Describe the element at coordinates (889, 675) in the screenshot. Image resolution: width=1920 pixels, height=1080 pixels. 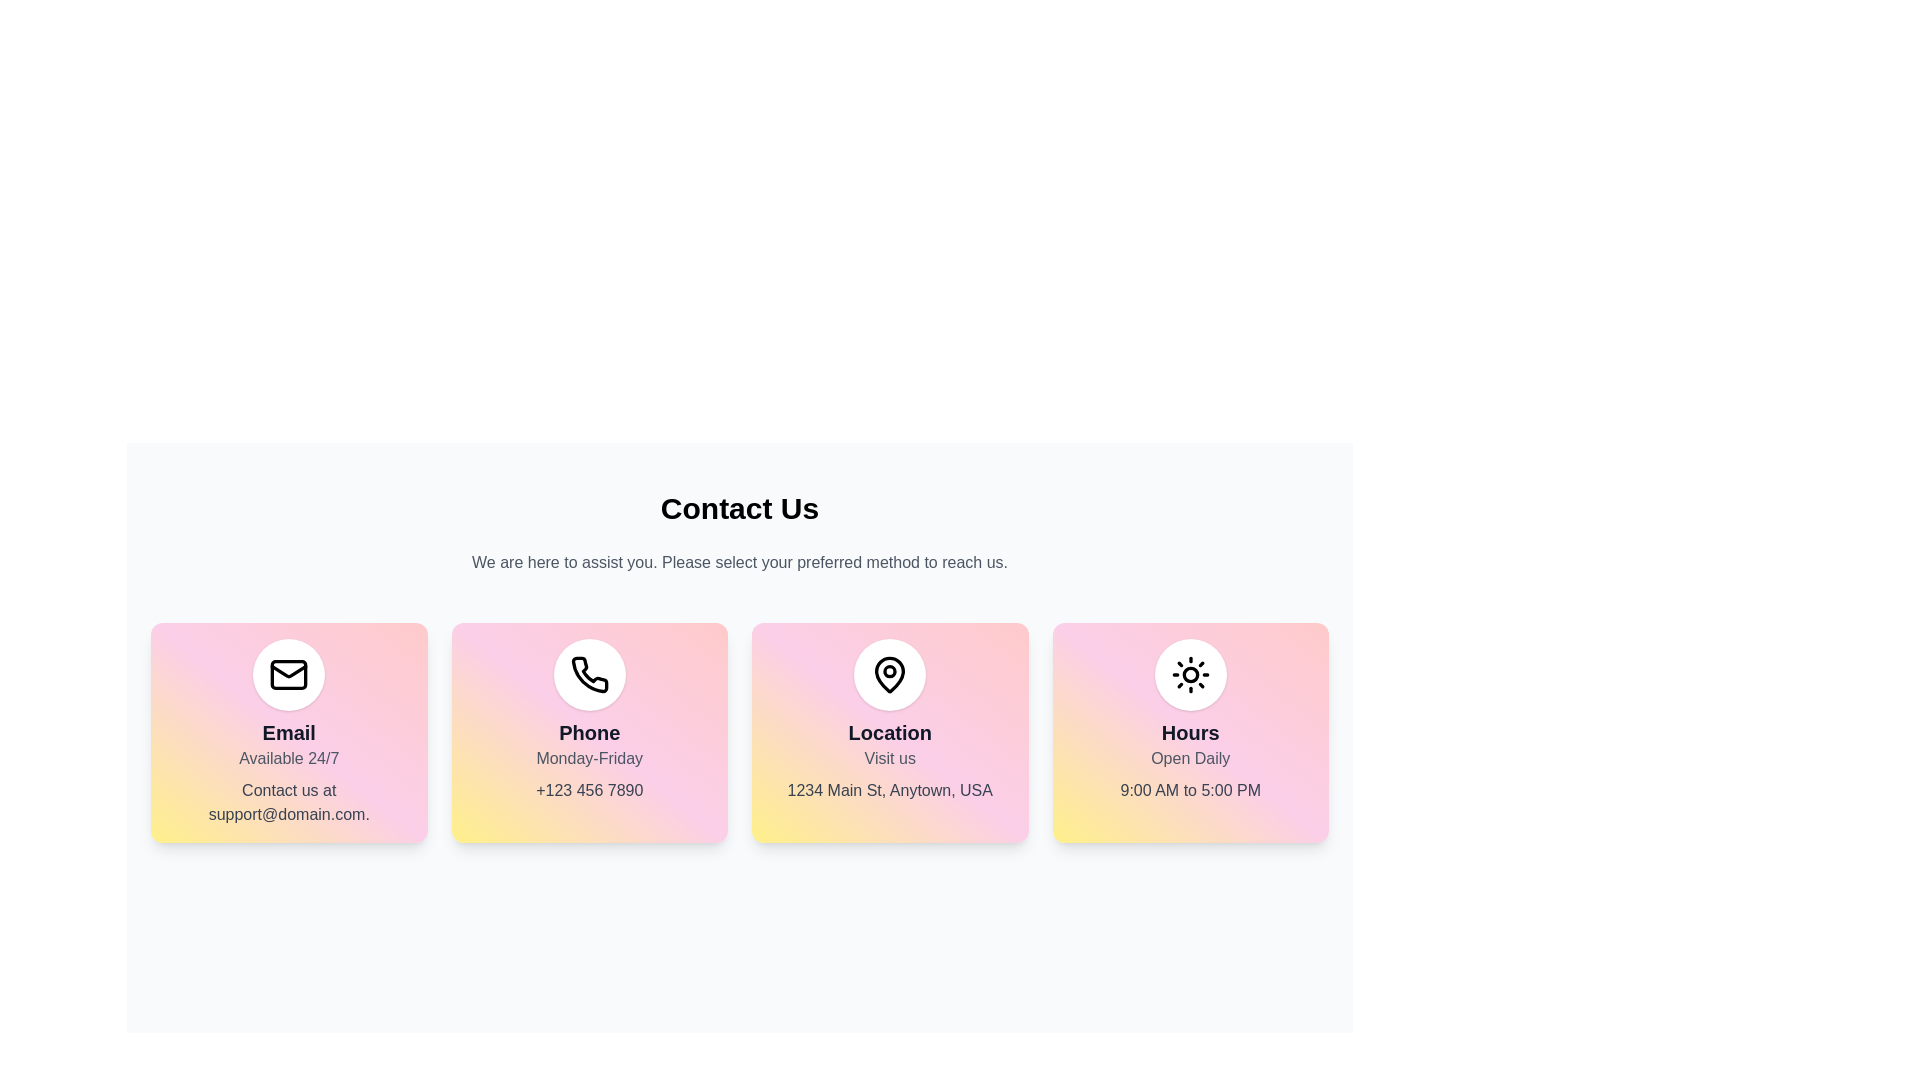
I see `the circular white button-like icon containing a black outline of a location pin, located in the upper part of the third card labeled 'Location' in the contact information section` at that location.